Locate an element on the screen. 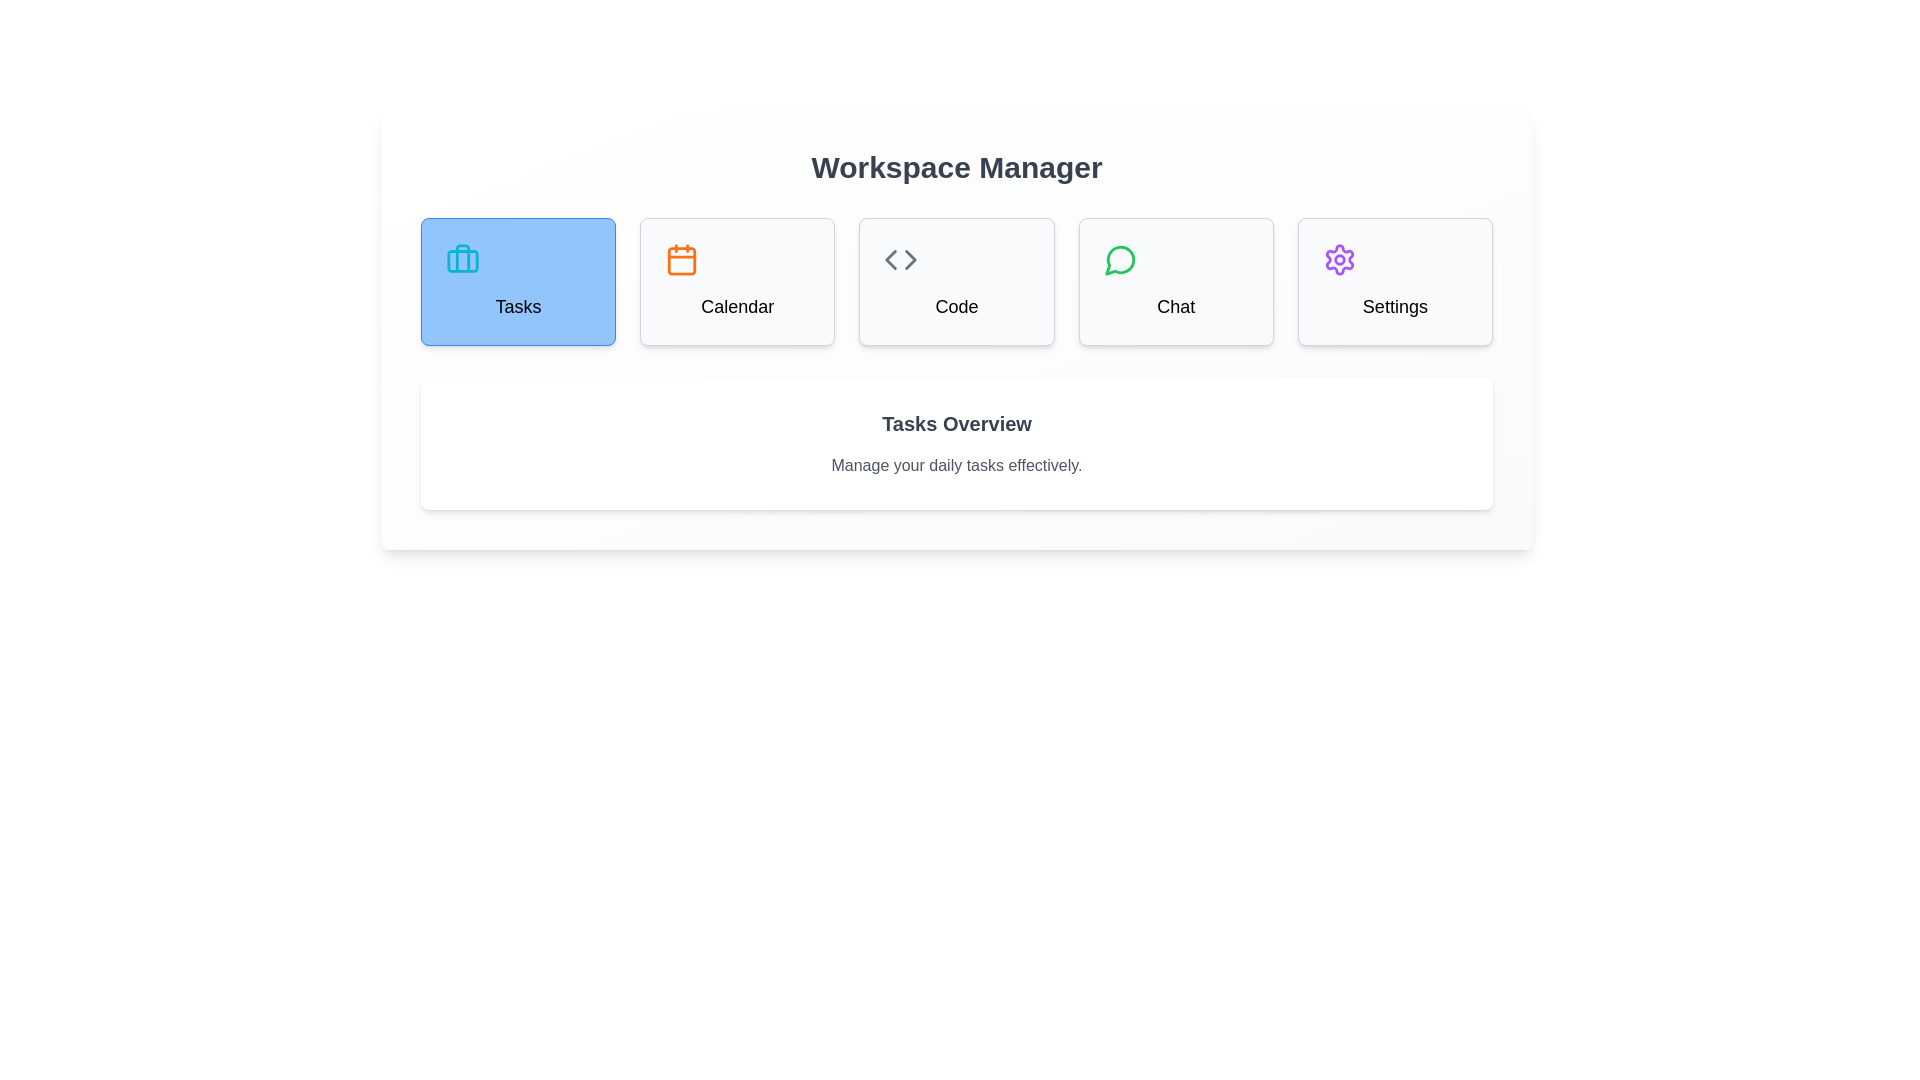 This screenshot has height=1080, width=1920. the text label that serves as the title for the 'Calendar' card, located directly below the orange calendar icon within the second card in a horizontal layout is located at coordinates (736, 307).